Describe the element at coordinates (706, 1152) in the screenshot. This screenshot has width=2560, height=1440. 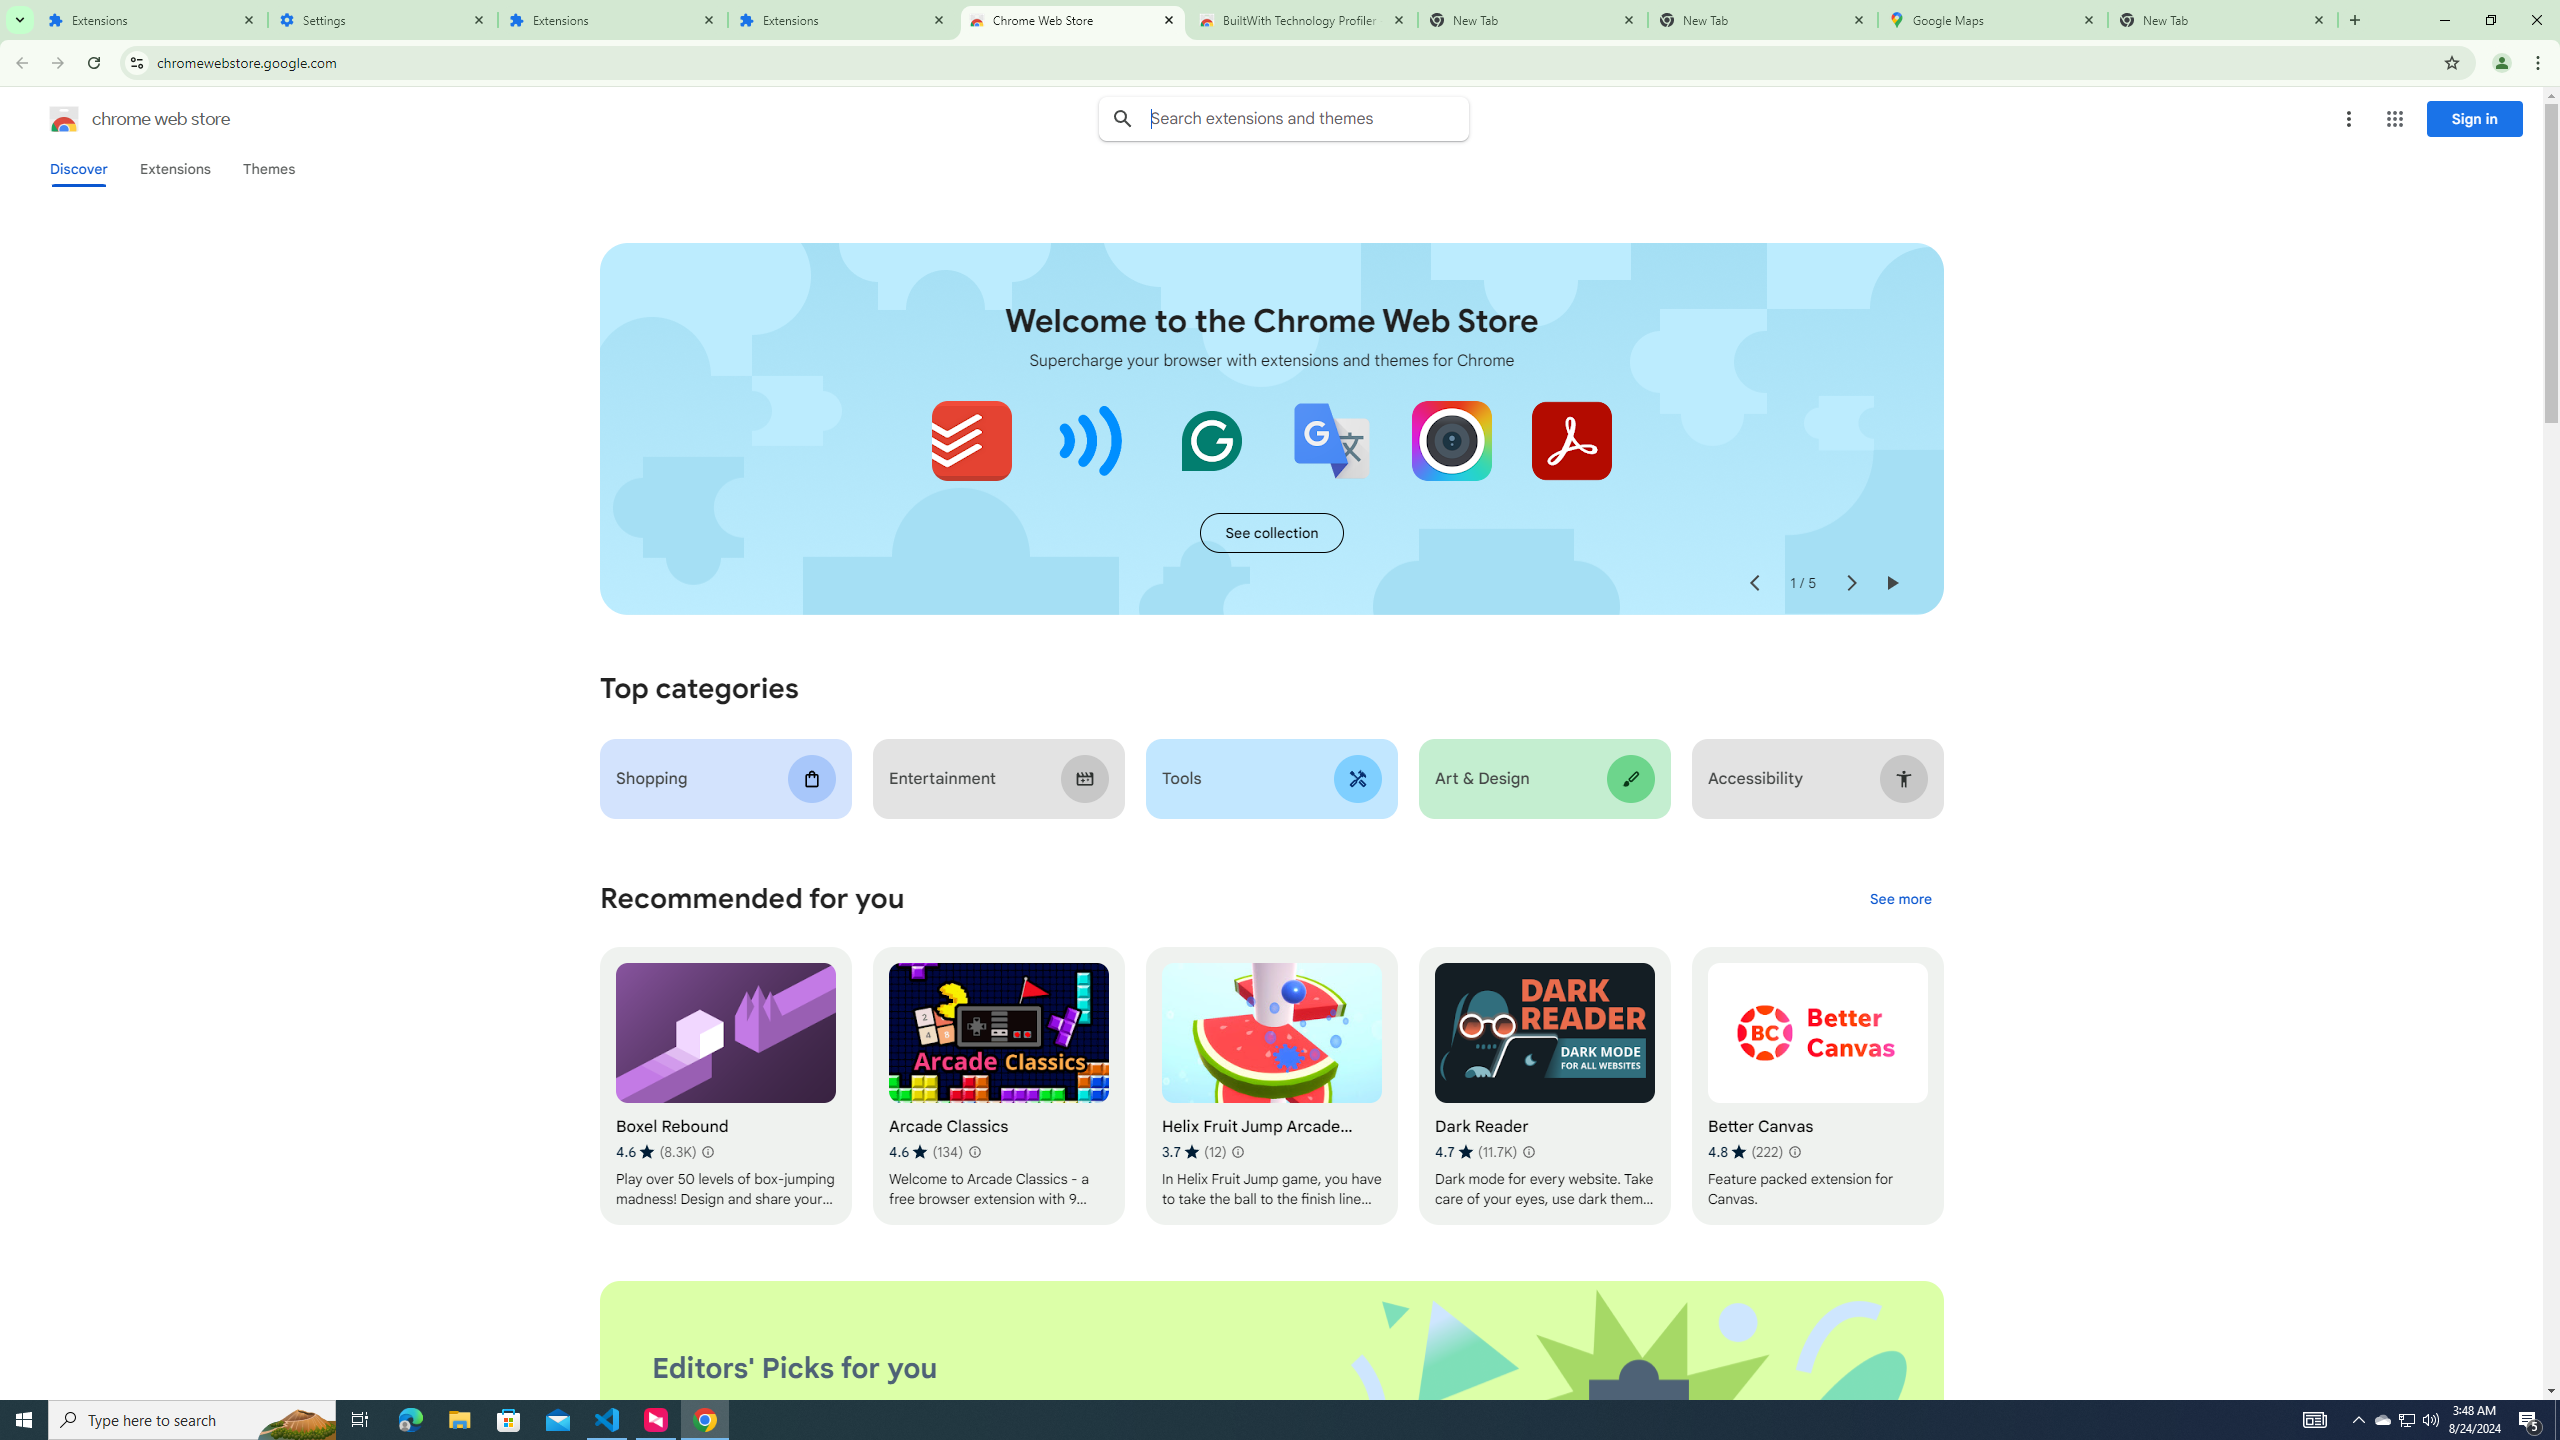
I see `'Learn more about results and reviews "Boxel Rebound"'` at that location.